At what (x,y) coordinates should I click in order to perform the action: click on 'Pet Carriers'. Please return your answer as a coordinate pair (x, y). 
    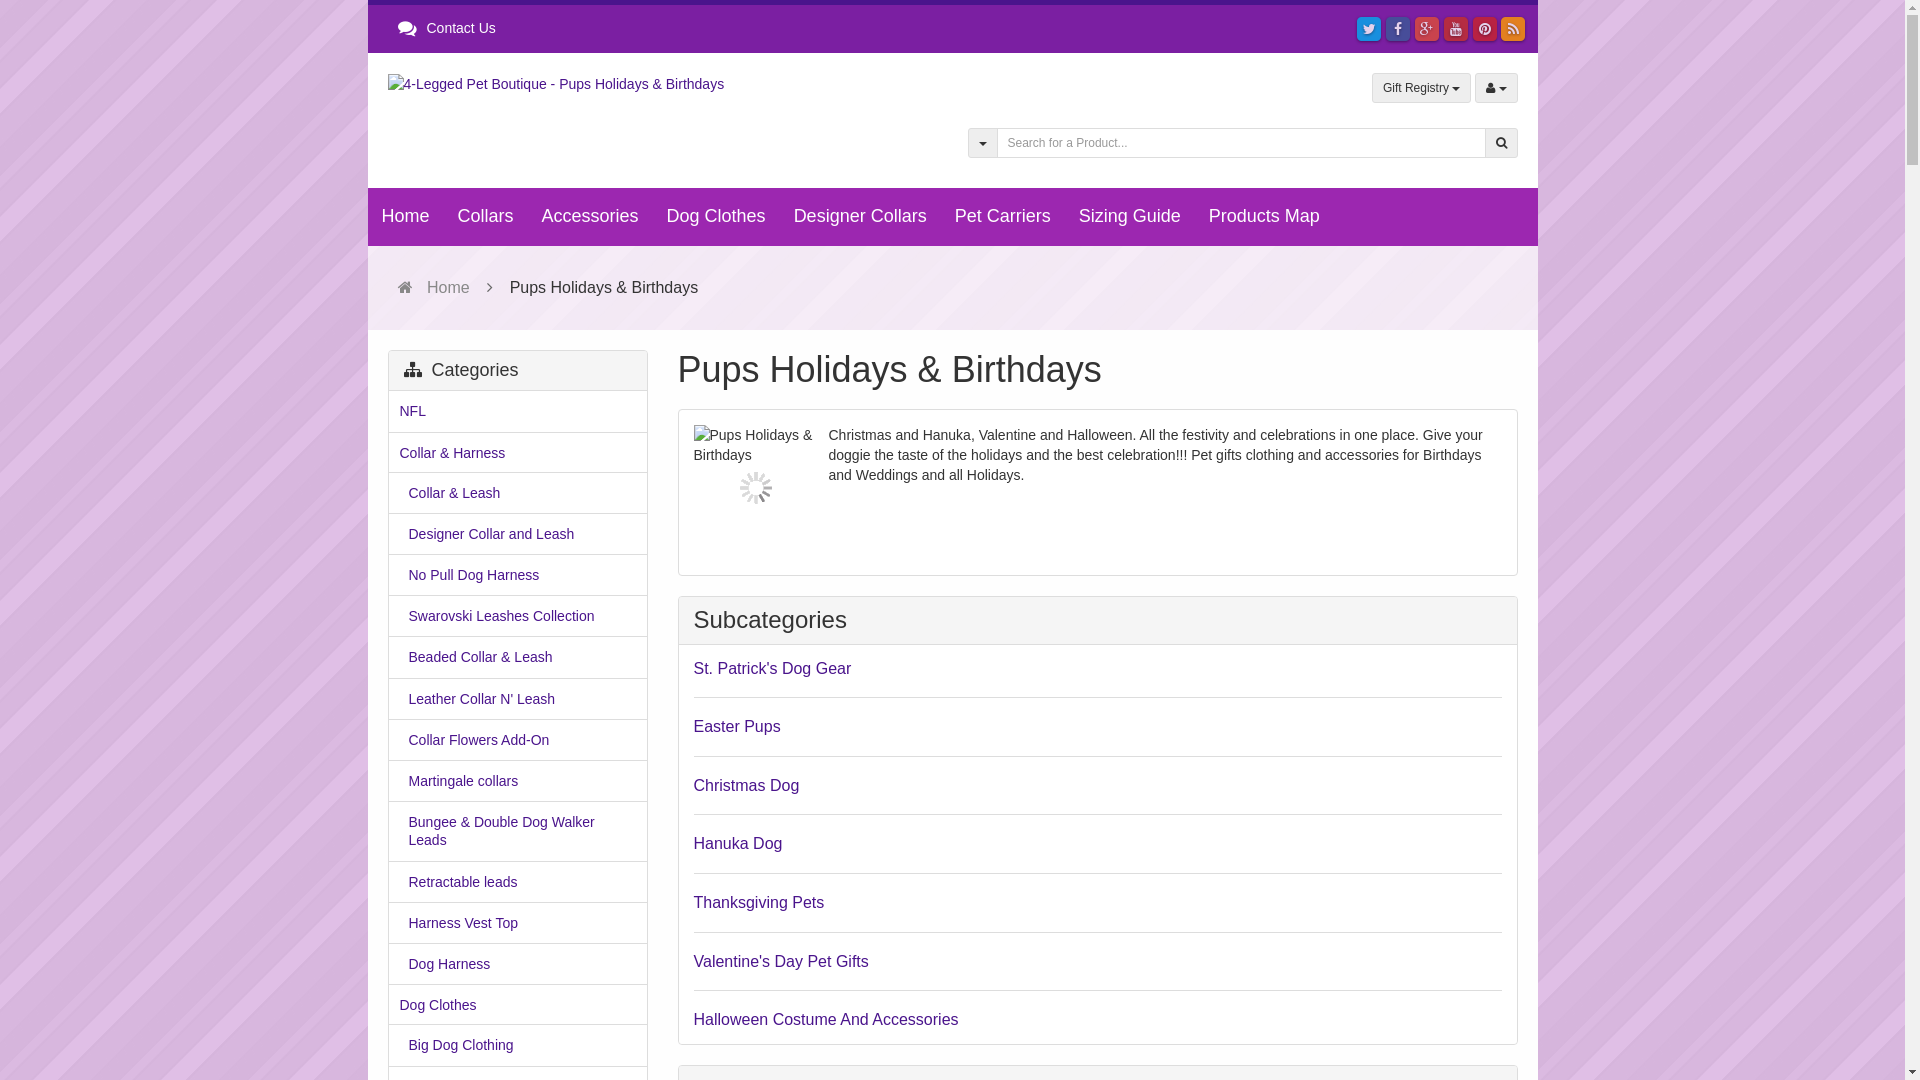
    Looking at the image, I should click on (1003, 216).